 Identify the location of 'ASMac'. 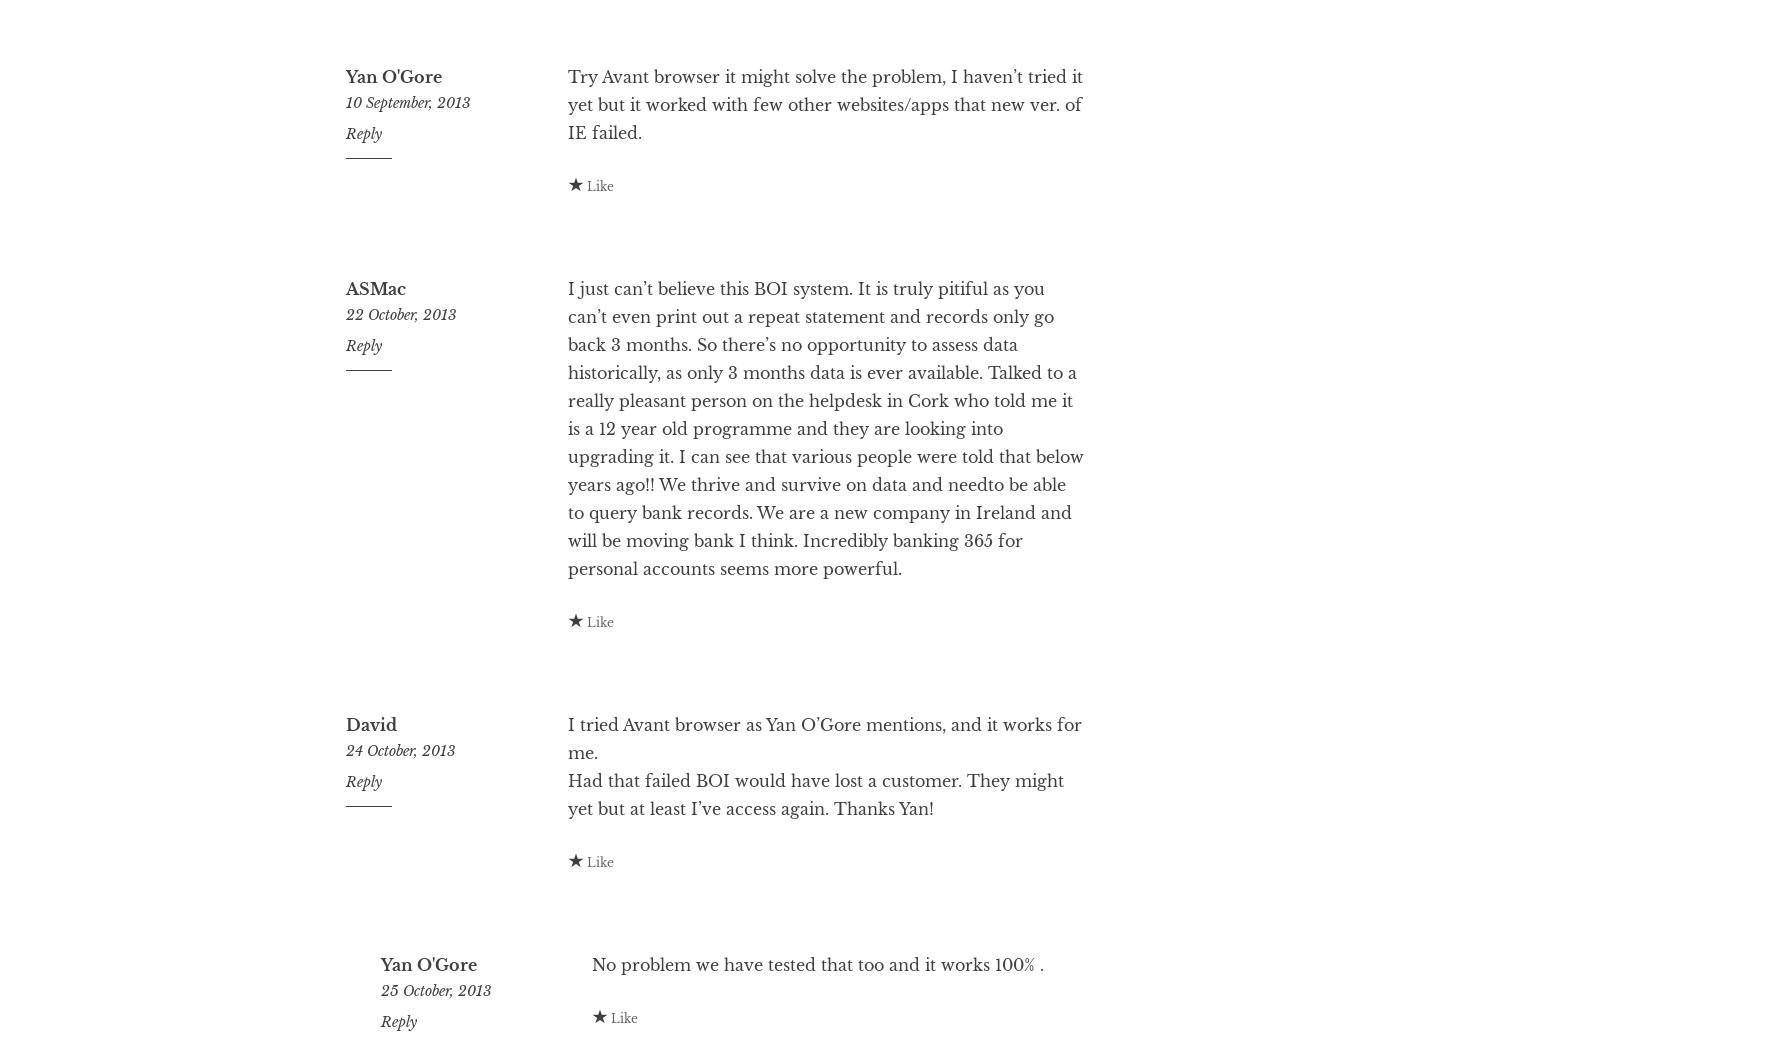
(374, 367).